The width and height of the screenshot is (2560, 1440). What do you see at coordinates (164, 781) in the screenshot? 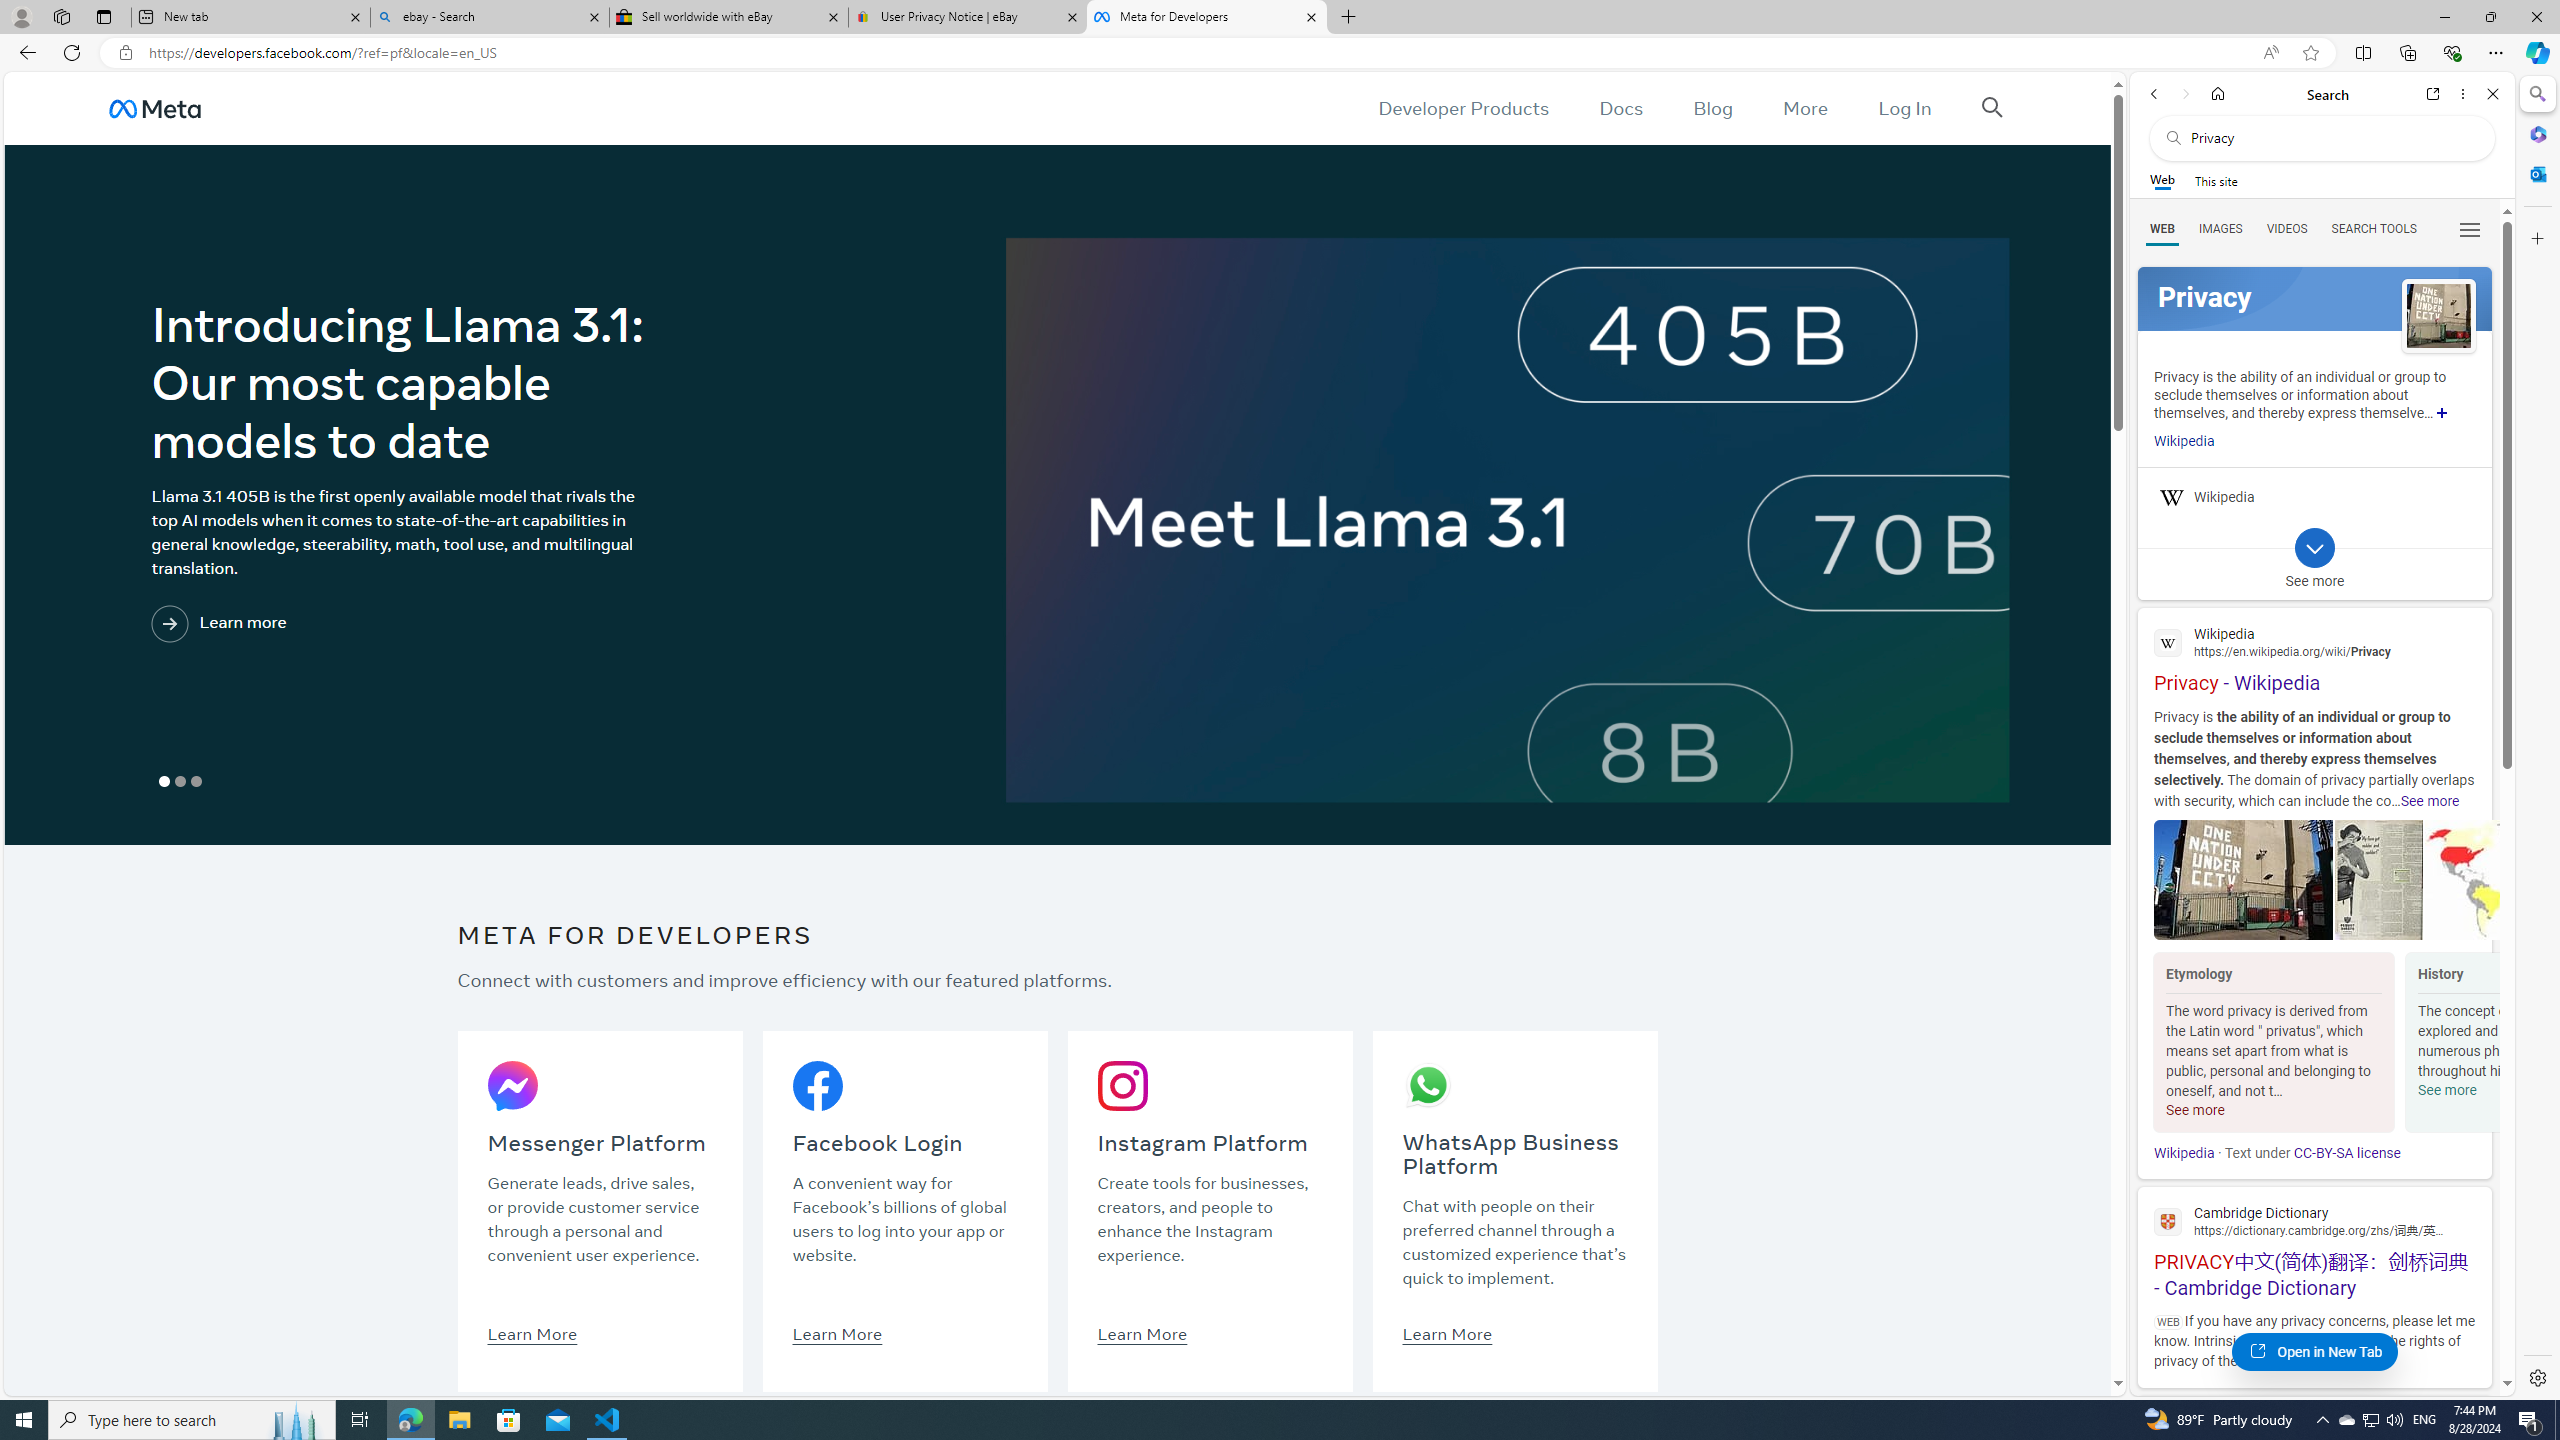
I see `'Show Slide 1'` at bounding box center [164, 781].